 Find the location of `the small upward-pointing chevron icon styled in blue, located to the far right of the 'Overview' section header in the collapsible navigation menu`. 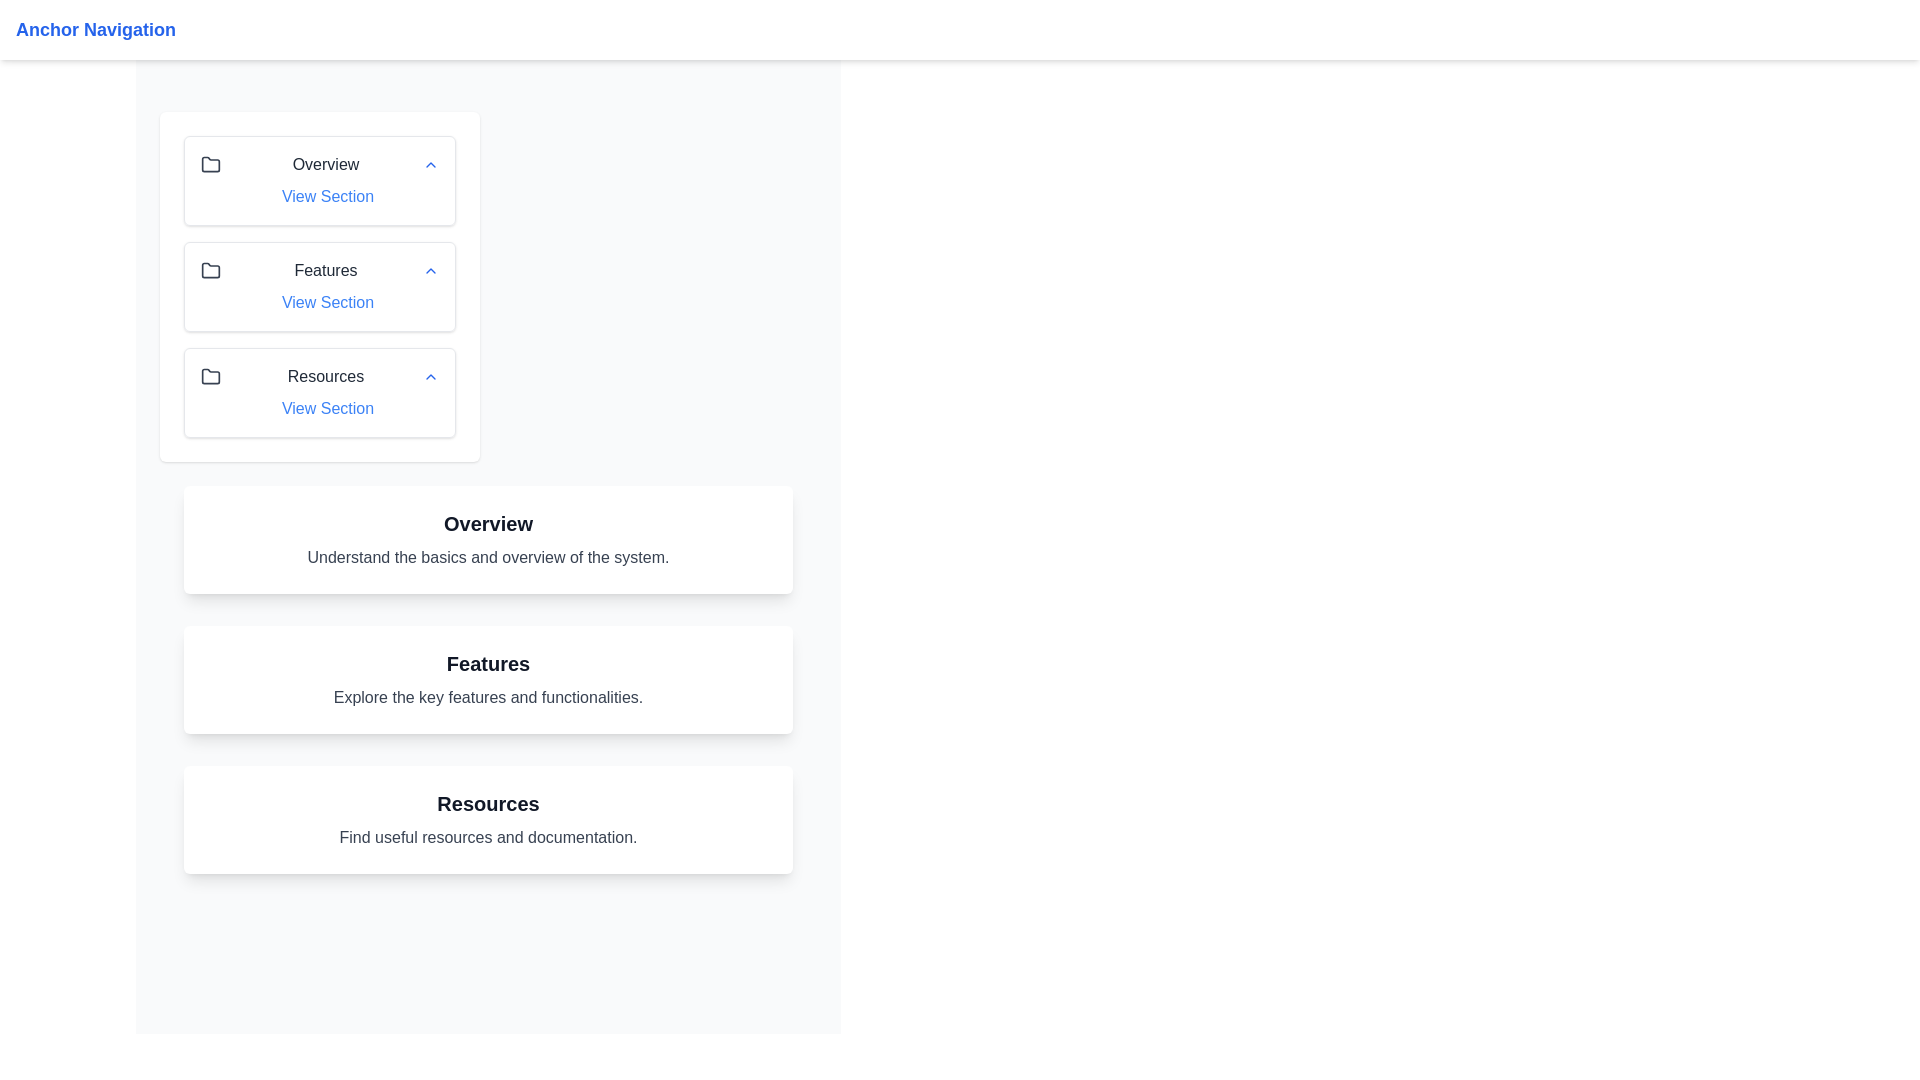

the small upward-pointing chevron icon styled in blue, located to the far right of the 'Overview' section header in the collapsible navigation menu is located at coordinates (430, 164).